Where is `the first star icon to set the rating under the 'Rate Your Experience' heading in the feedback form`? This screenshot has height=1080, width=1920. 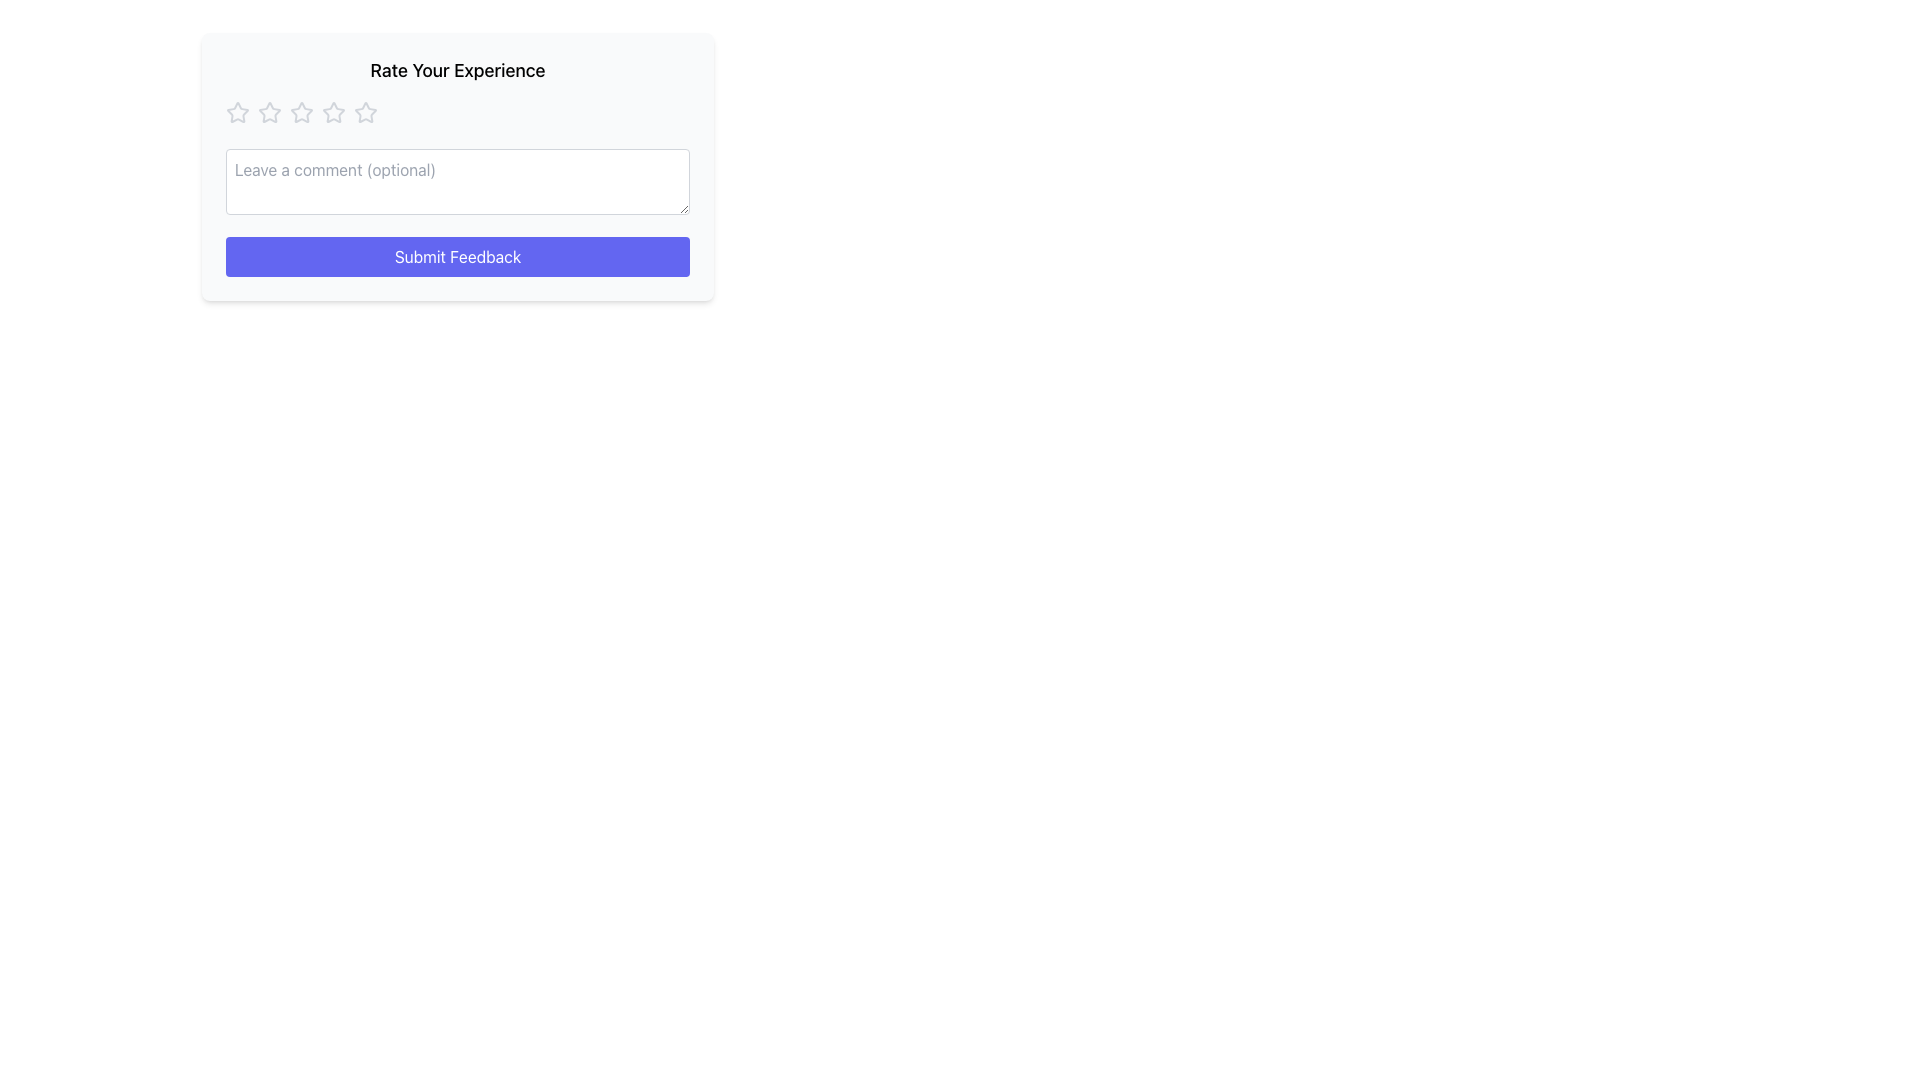 the first star icon to set the rating under the 'Rate Your Experience' heading in the feedback form is located at coordinates (268, 112).